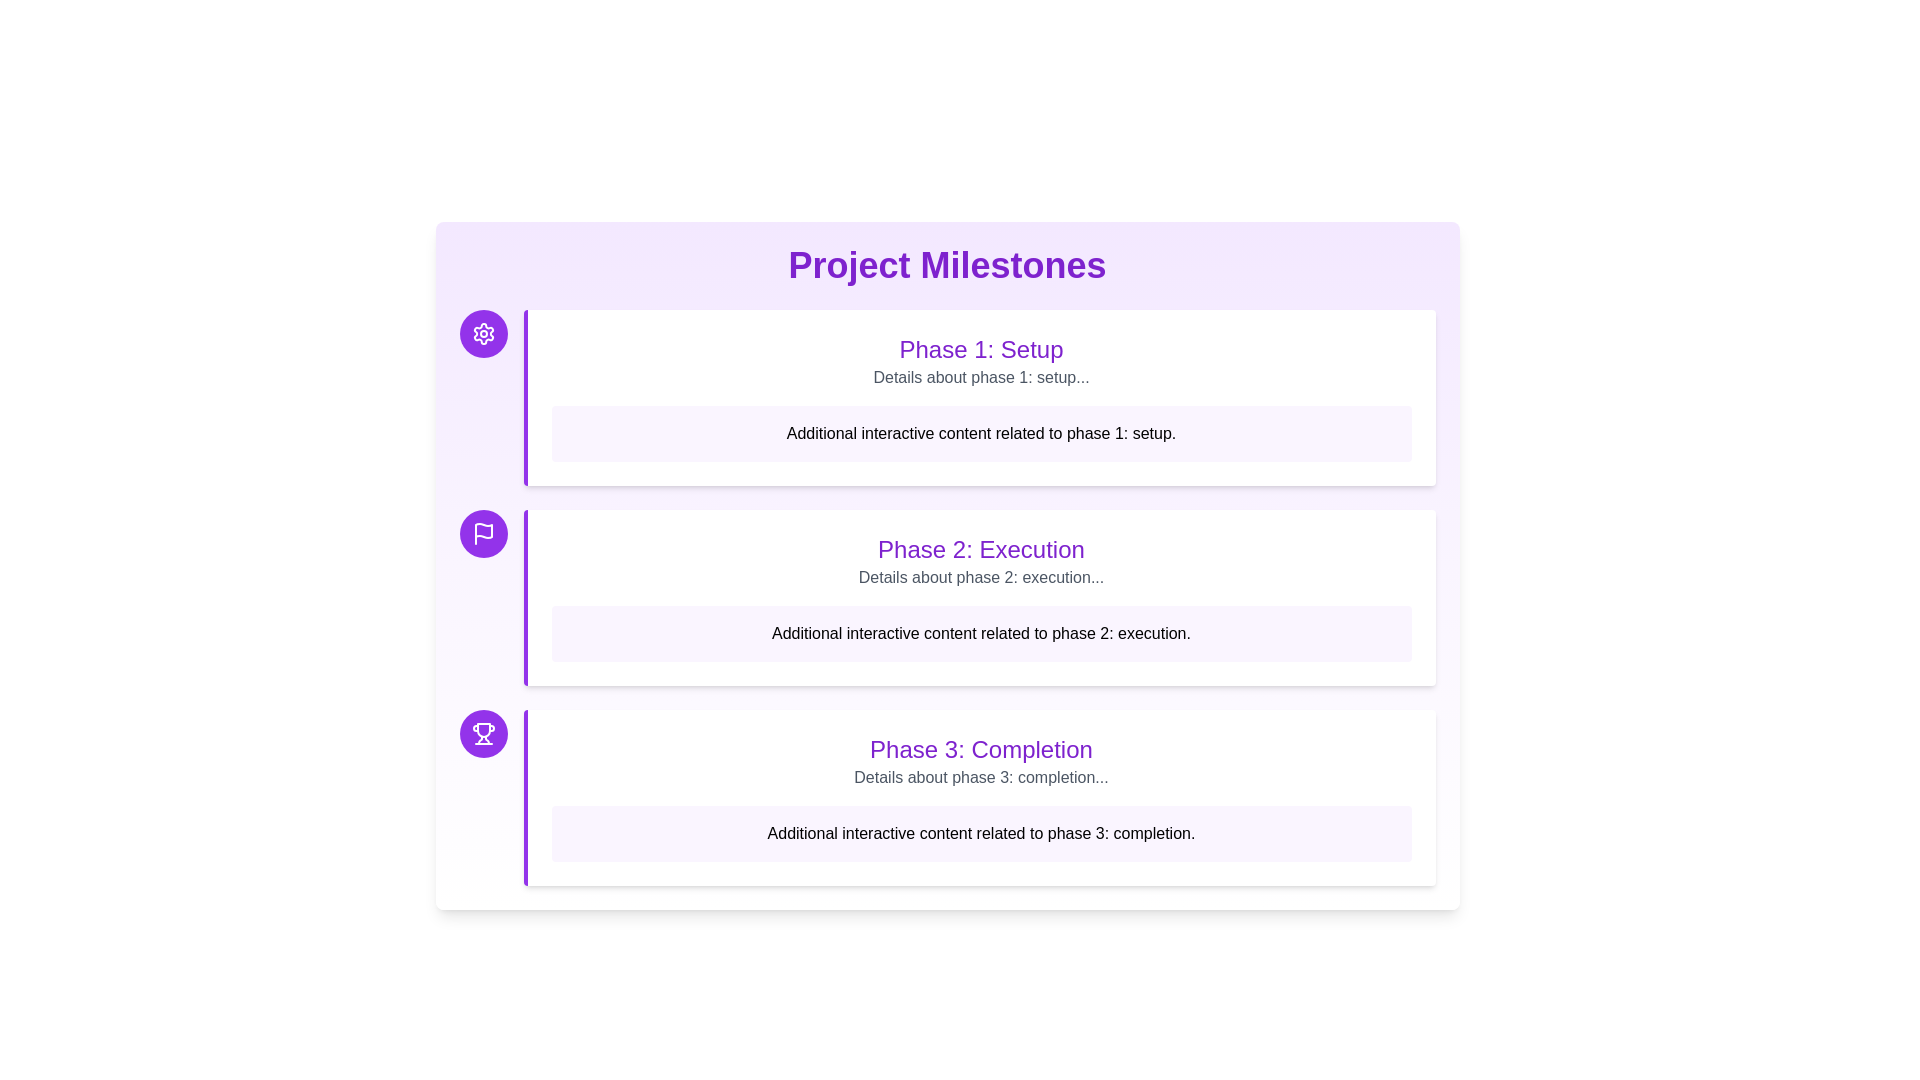 The image size is (1920, 1080). Describe the element at coordinates (483, 333) in the screenshot. I see `the settings icon button located inside the first circular icon on the left side of the interface, associated with the 'Phase 1: Setup' stage` at that location.